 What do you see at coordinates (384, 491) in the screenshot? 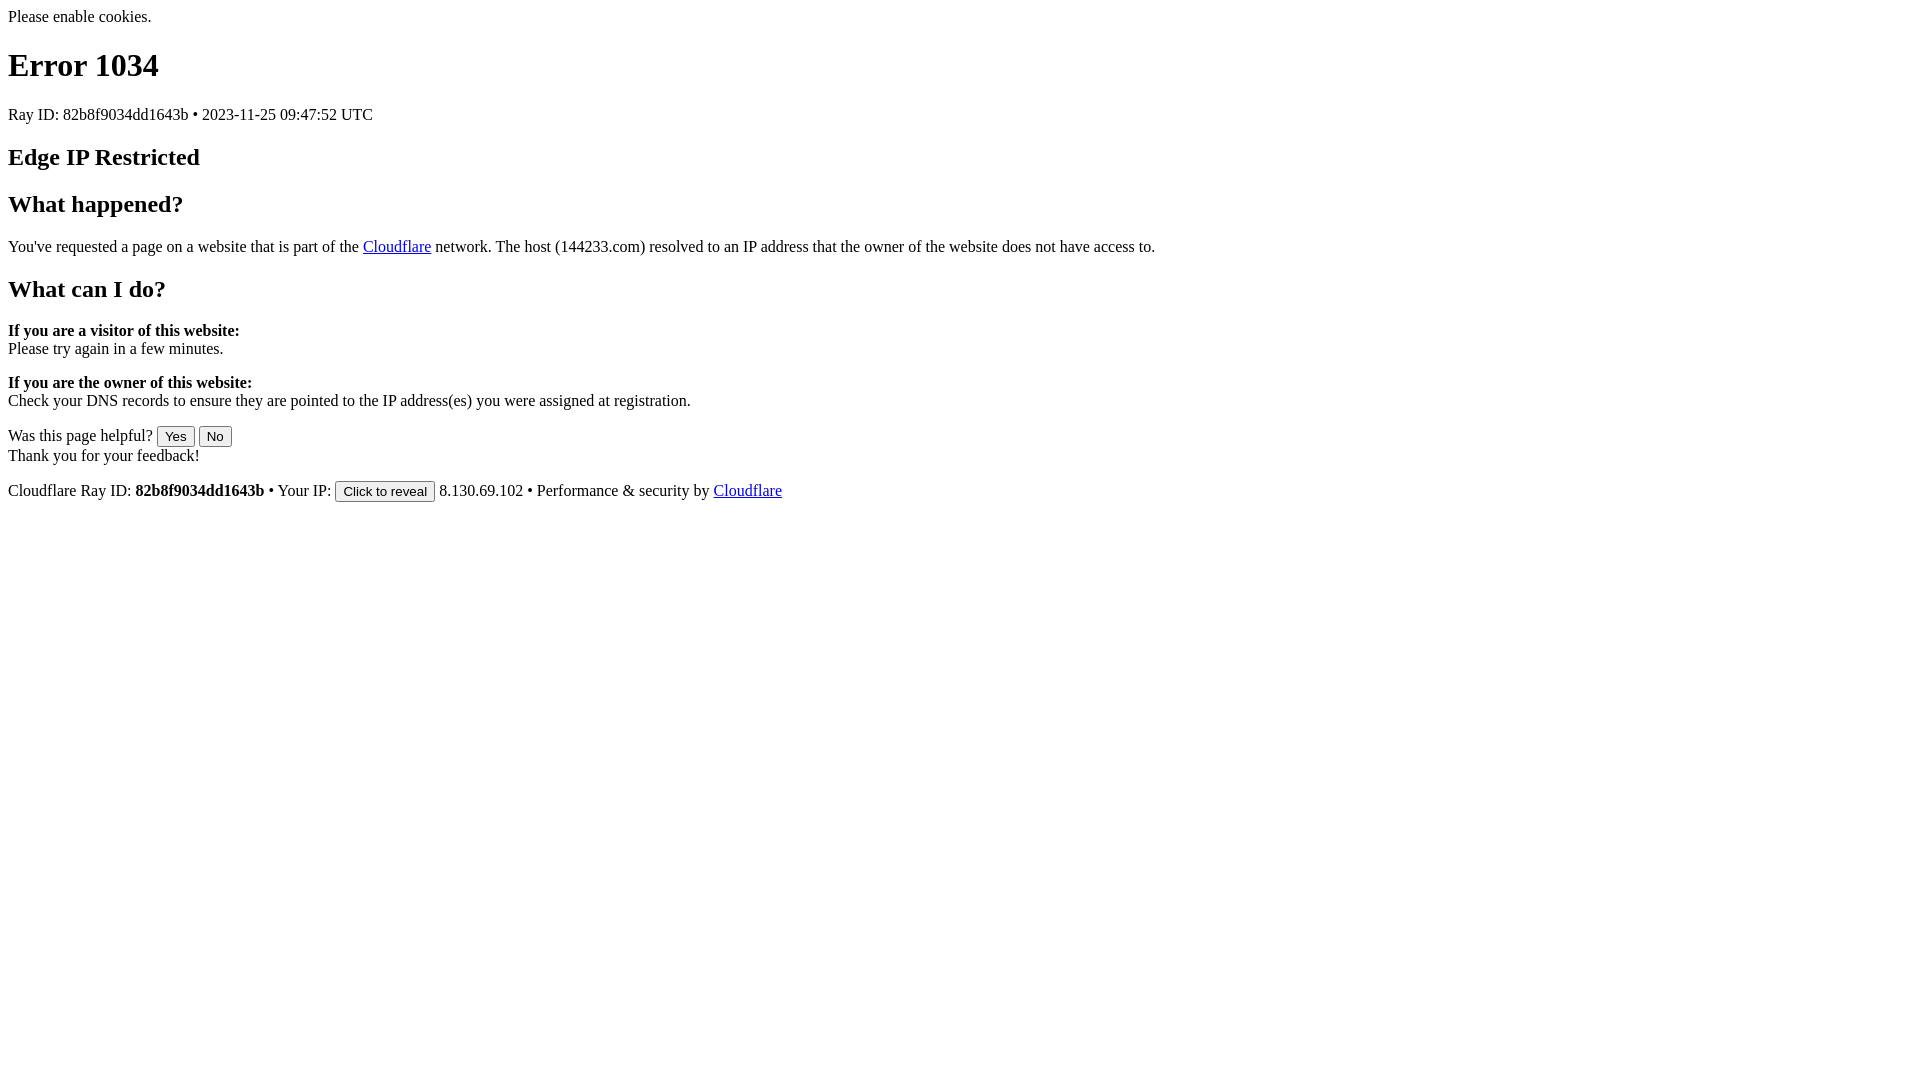
I see `'Click to reveal'` at bounding box center [384, 491].